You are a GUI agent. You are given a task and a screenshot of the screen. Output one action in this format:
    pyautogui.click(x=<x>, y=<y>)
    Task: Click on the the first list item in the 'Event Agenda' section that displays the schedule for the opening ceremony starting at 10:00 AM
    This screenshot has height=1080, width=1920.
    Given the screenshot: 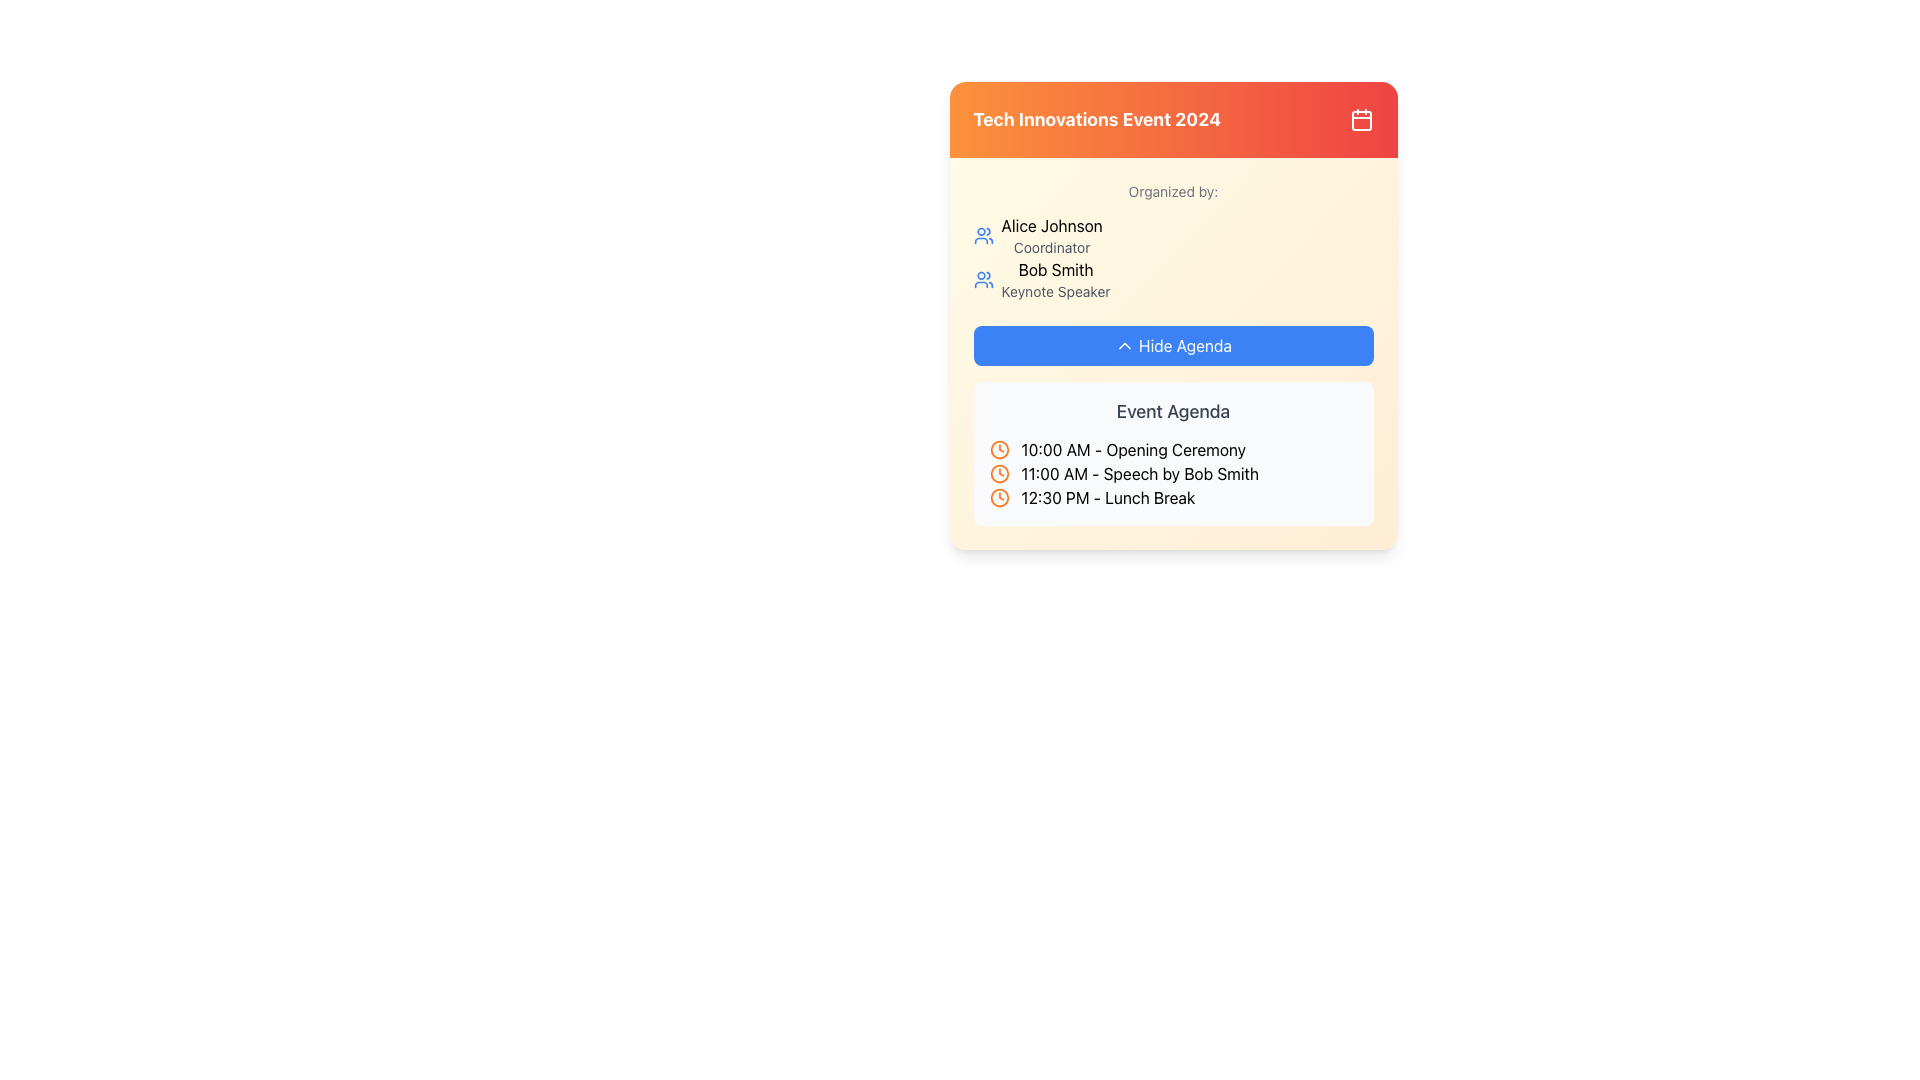 What is the action you would take?
    pyautogui.click(x=1173, y=450)
    